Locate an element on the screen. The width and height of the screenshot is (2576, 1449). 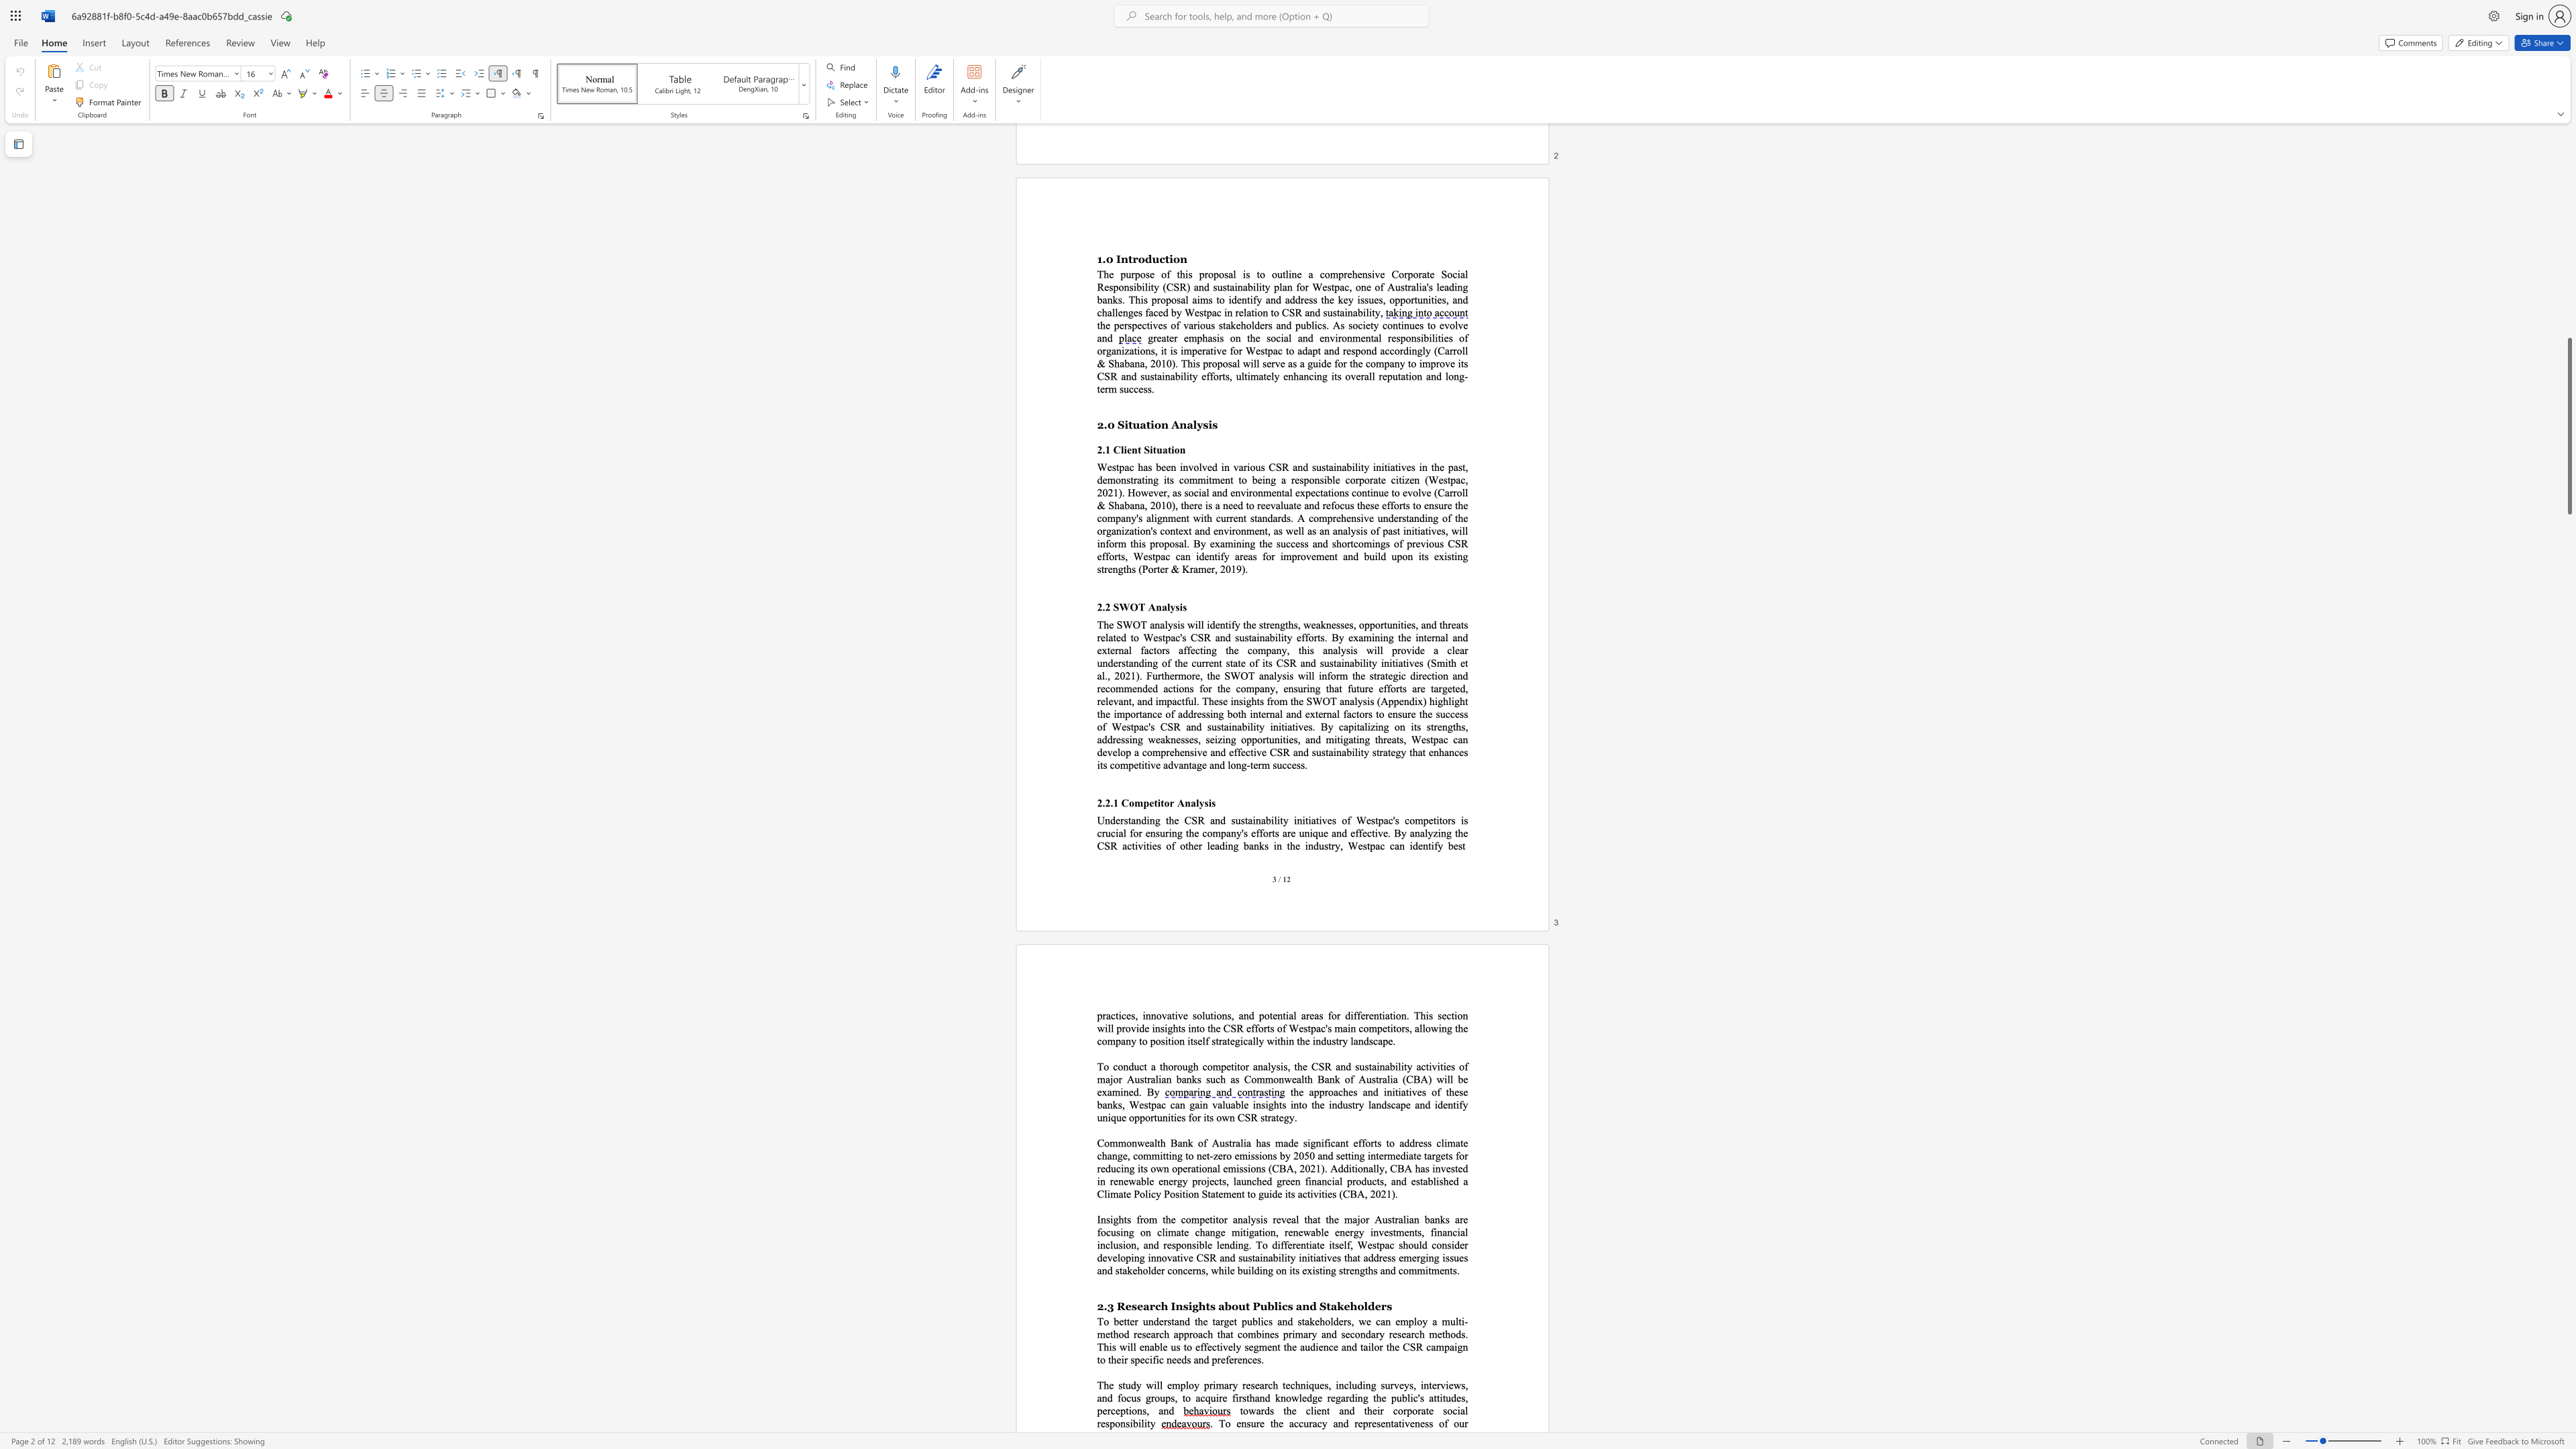
the 1th character "c" in the text is located at coordinates (1112, 1409).